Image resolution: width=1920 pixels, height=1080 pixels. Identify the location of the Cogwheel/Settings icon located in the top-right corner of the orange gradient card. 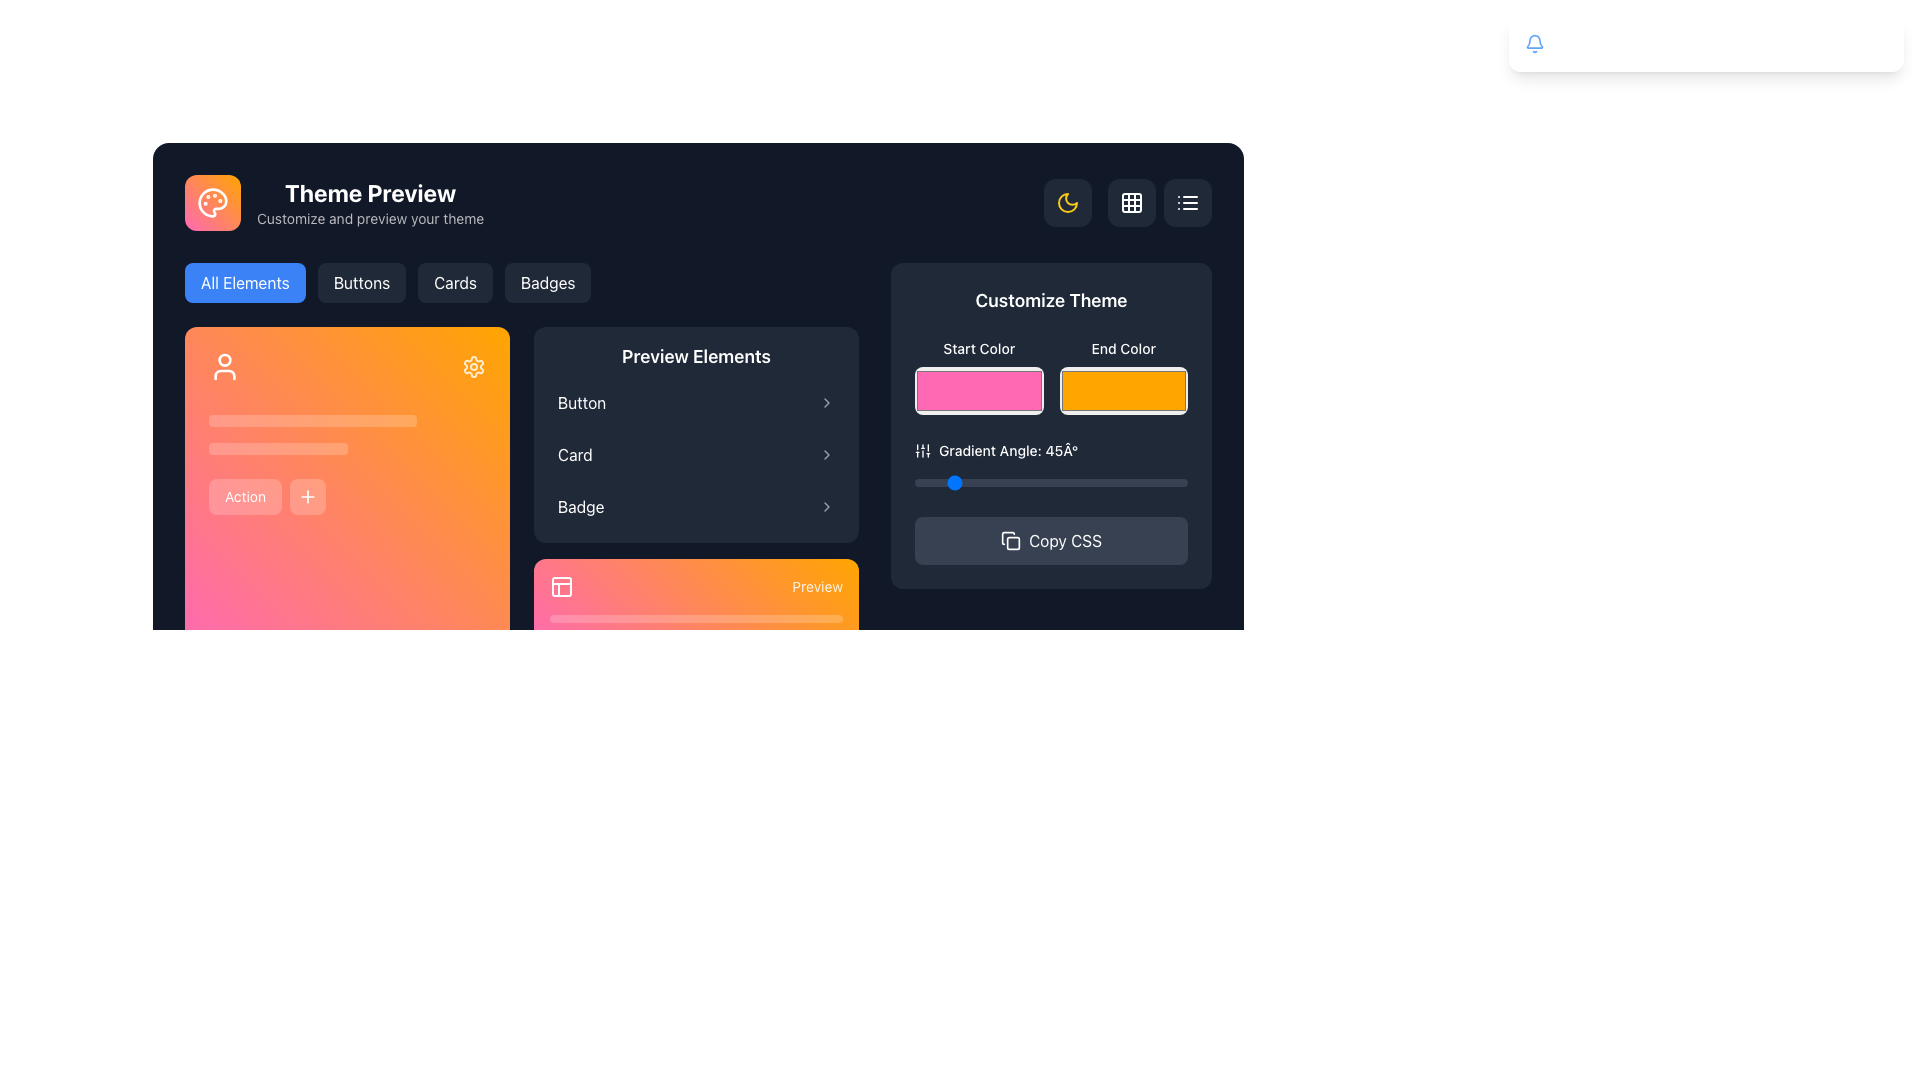
(473, 366).